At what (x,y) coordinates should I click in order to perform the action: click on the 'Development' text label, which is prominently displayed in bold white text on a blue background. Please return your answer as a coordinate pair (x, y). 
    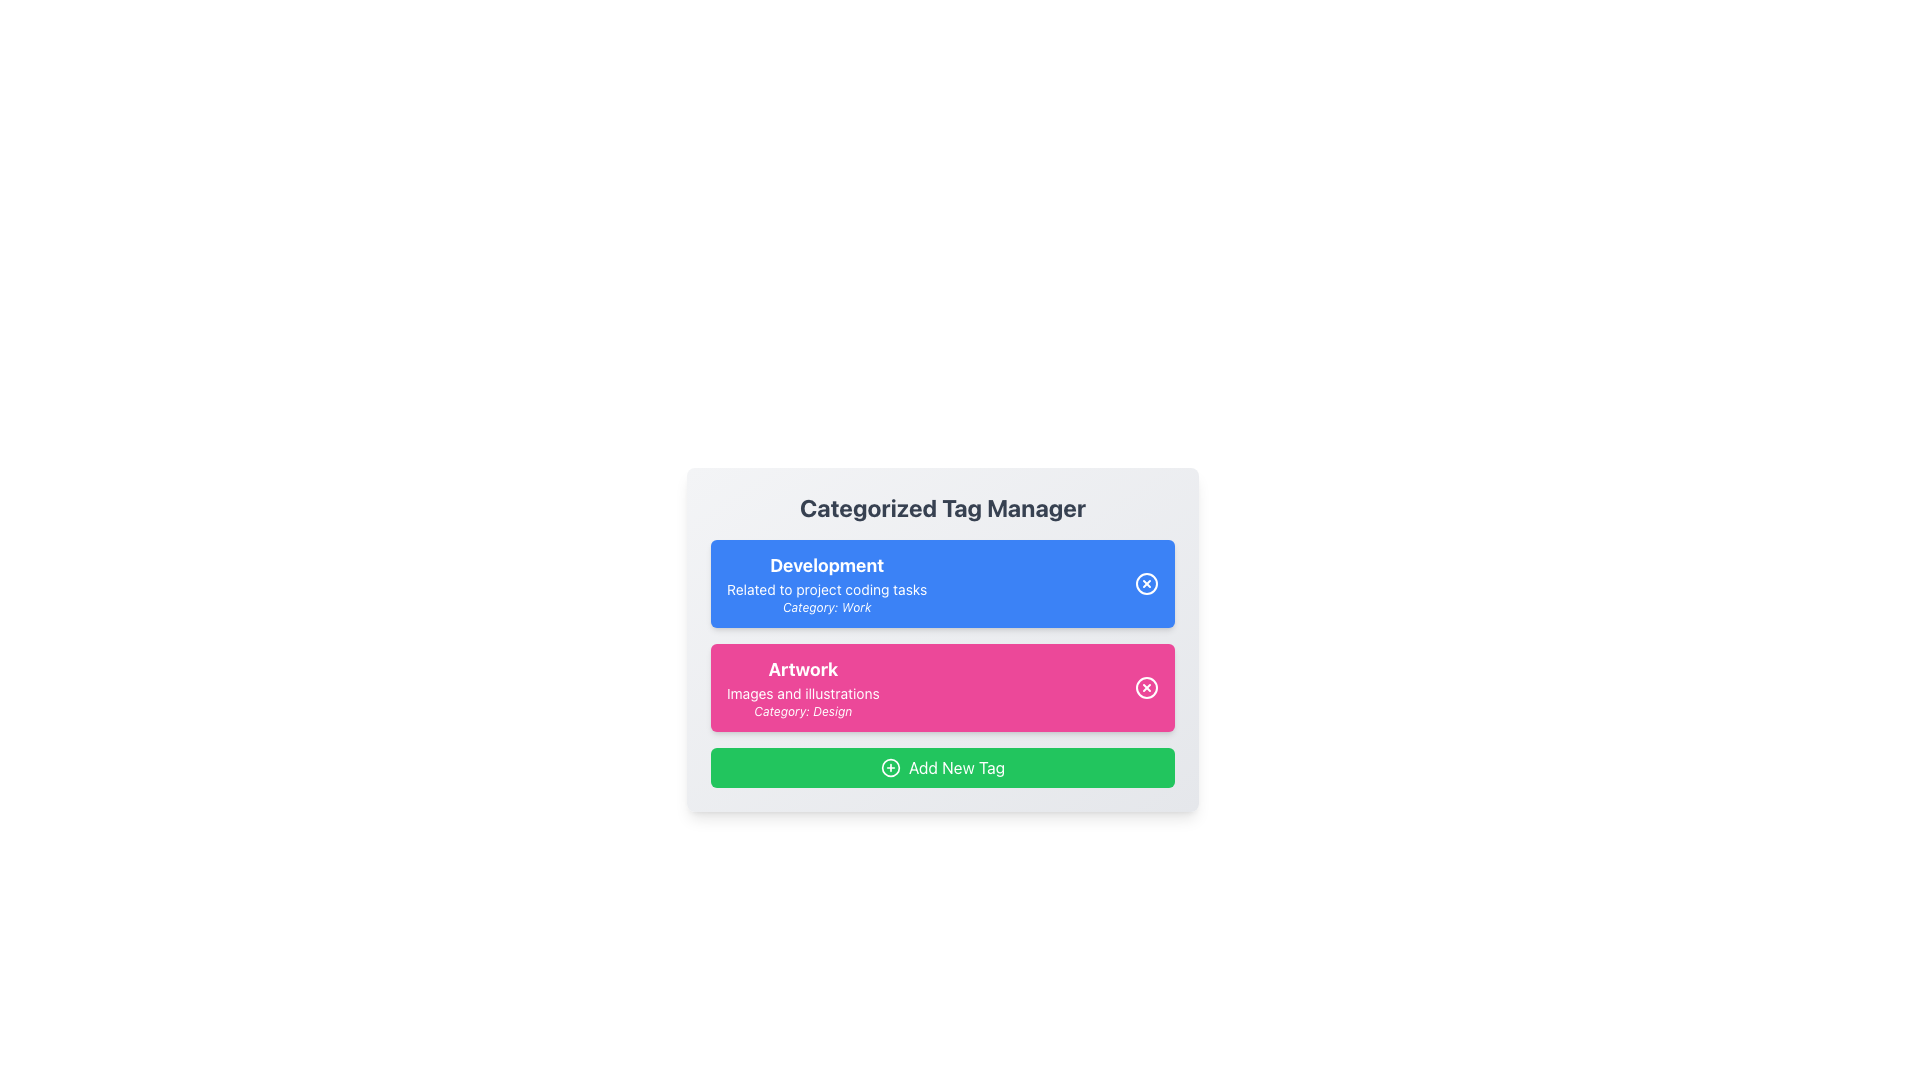
    Looking at the image, I should click on (827, 566).